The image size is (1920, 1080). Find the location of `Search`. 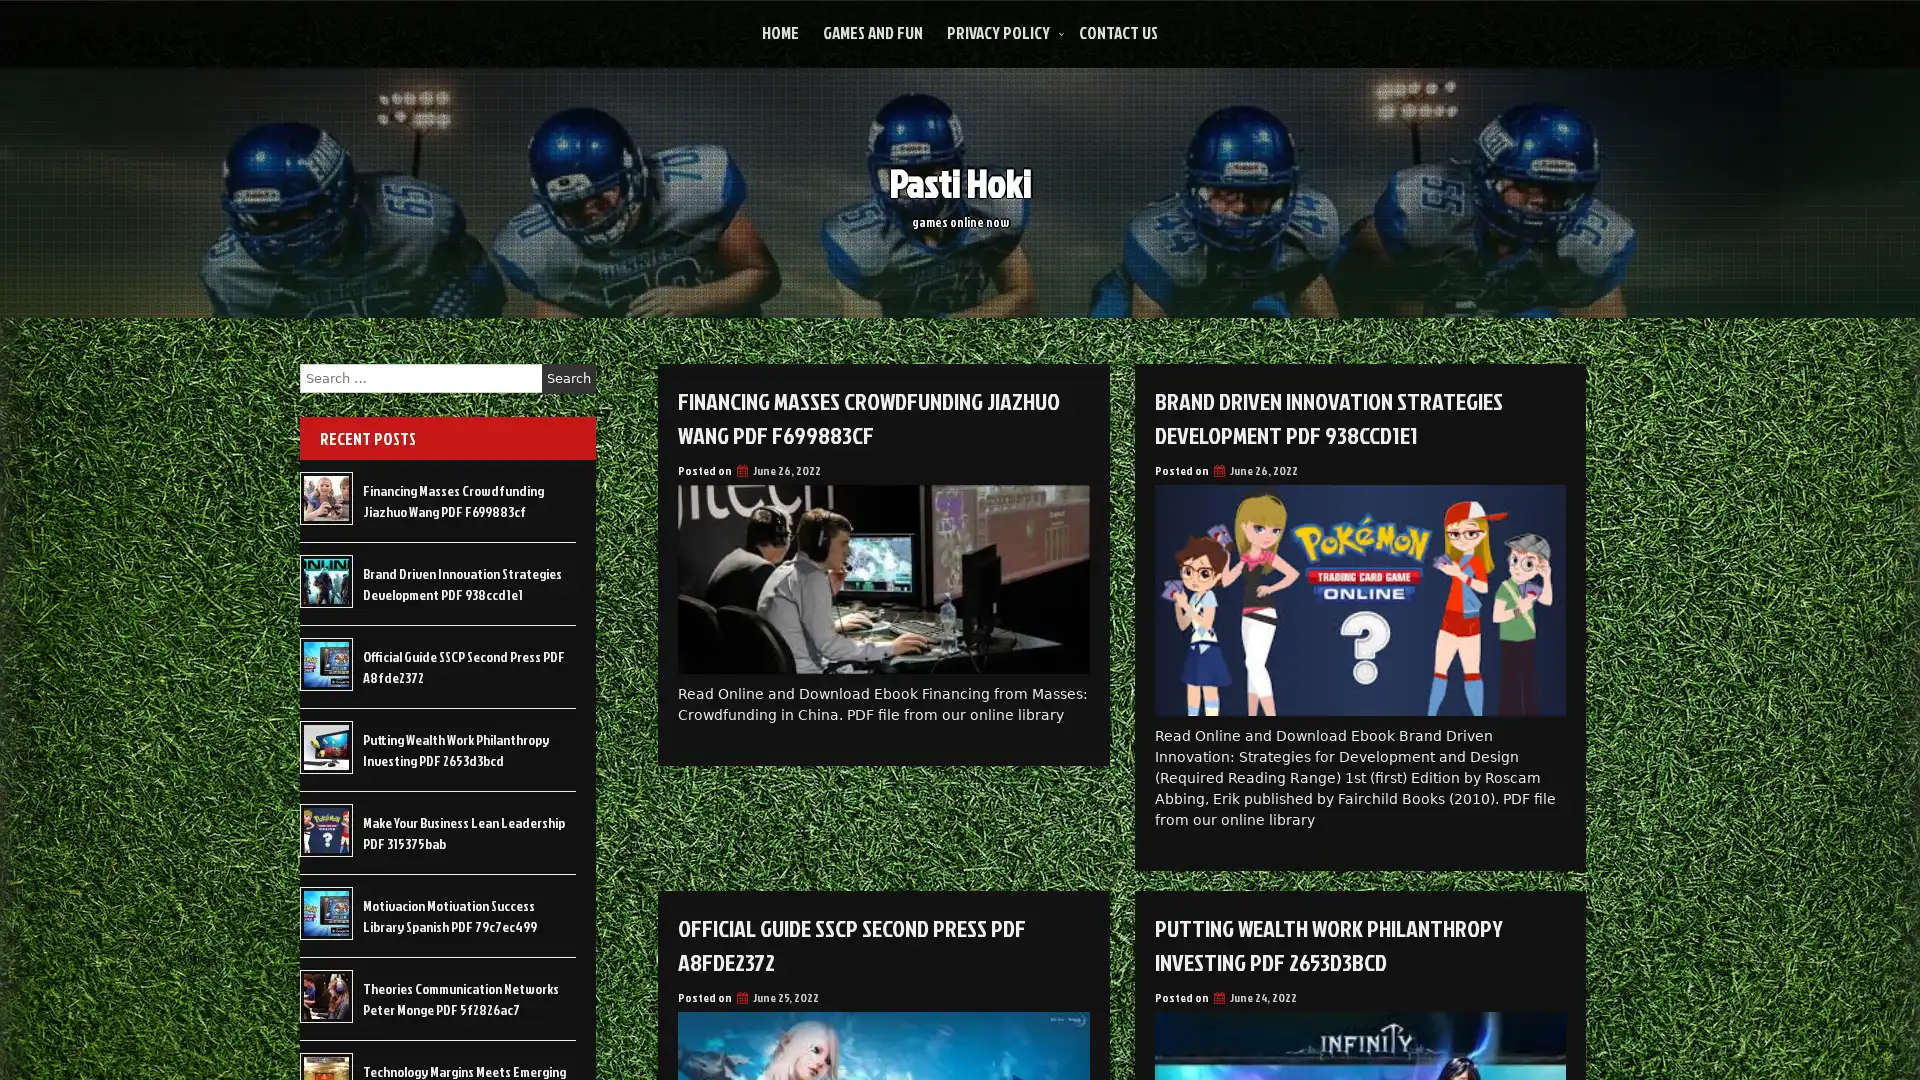

Search is located at coordinates (568, 378).